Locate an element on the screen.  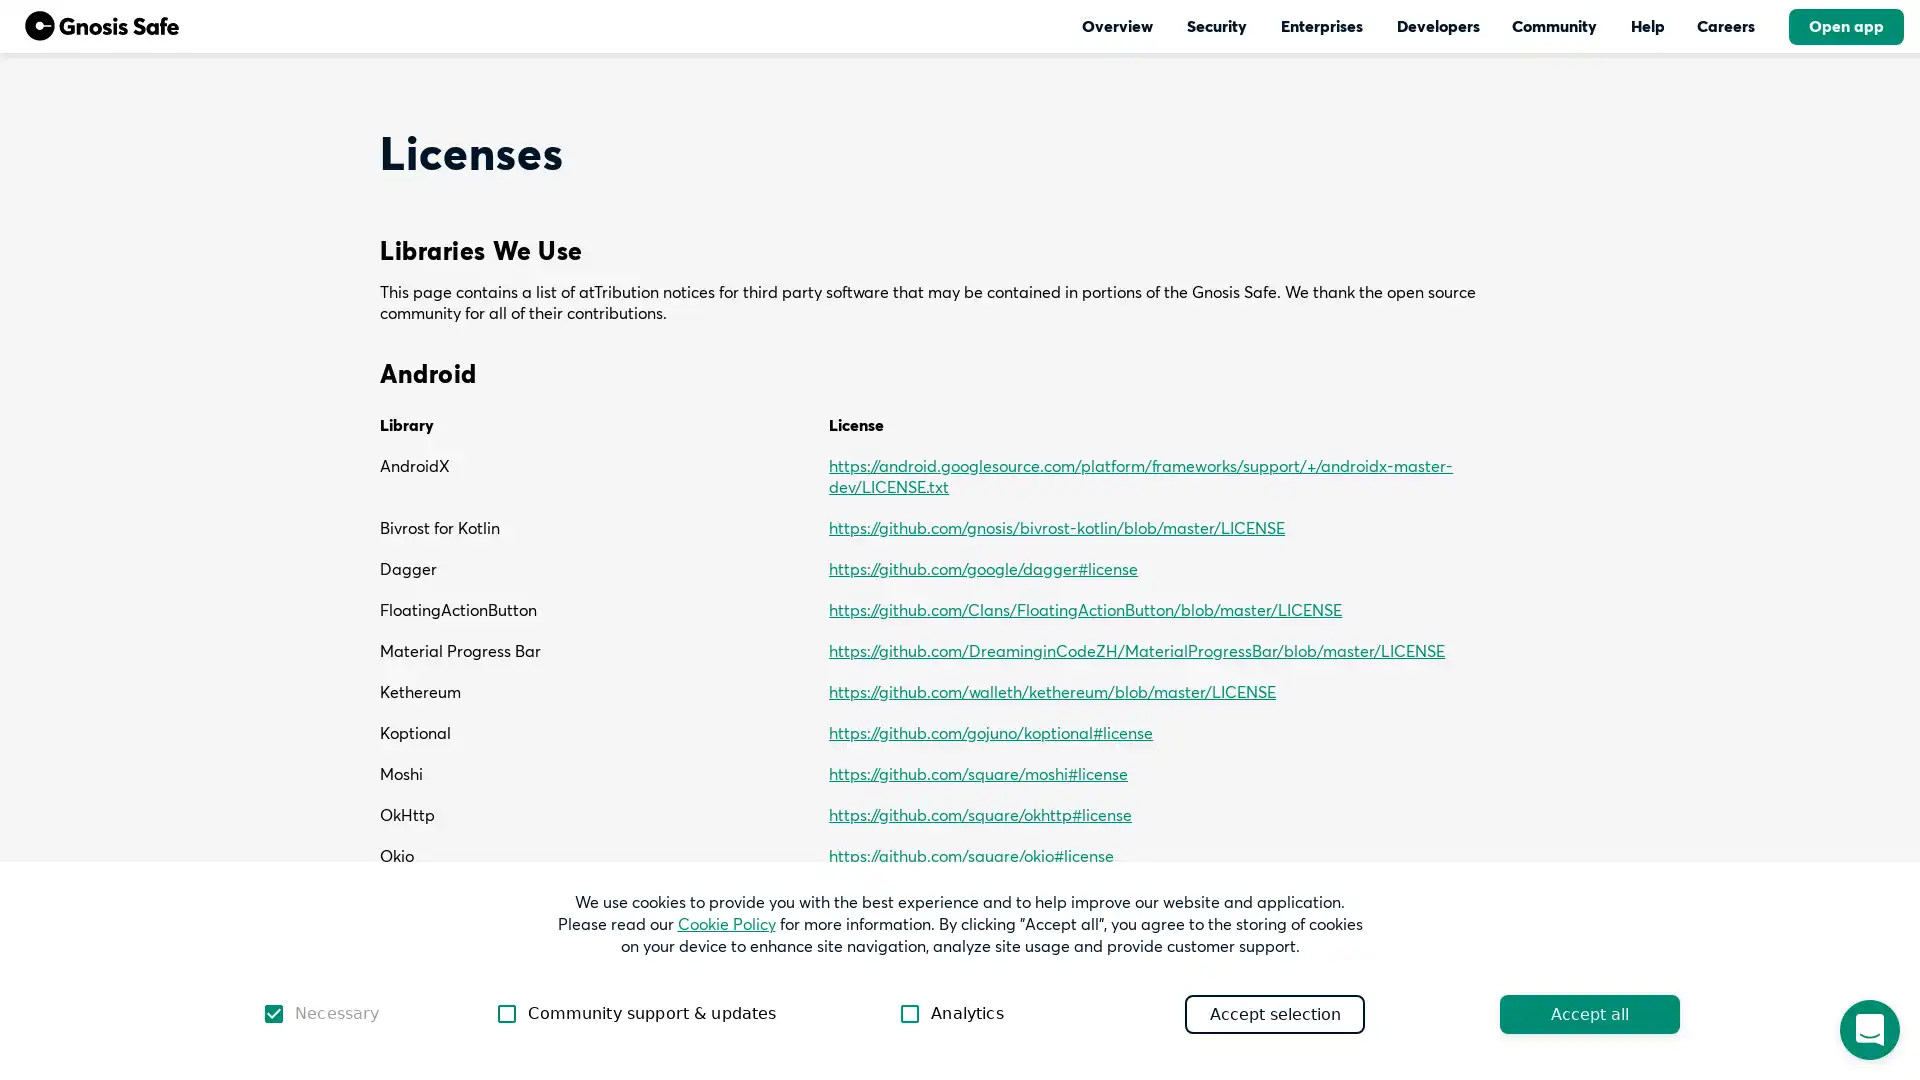
Accept all is located at coordinates (1588, 1013).